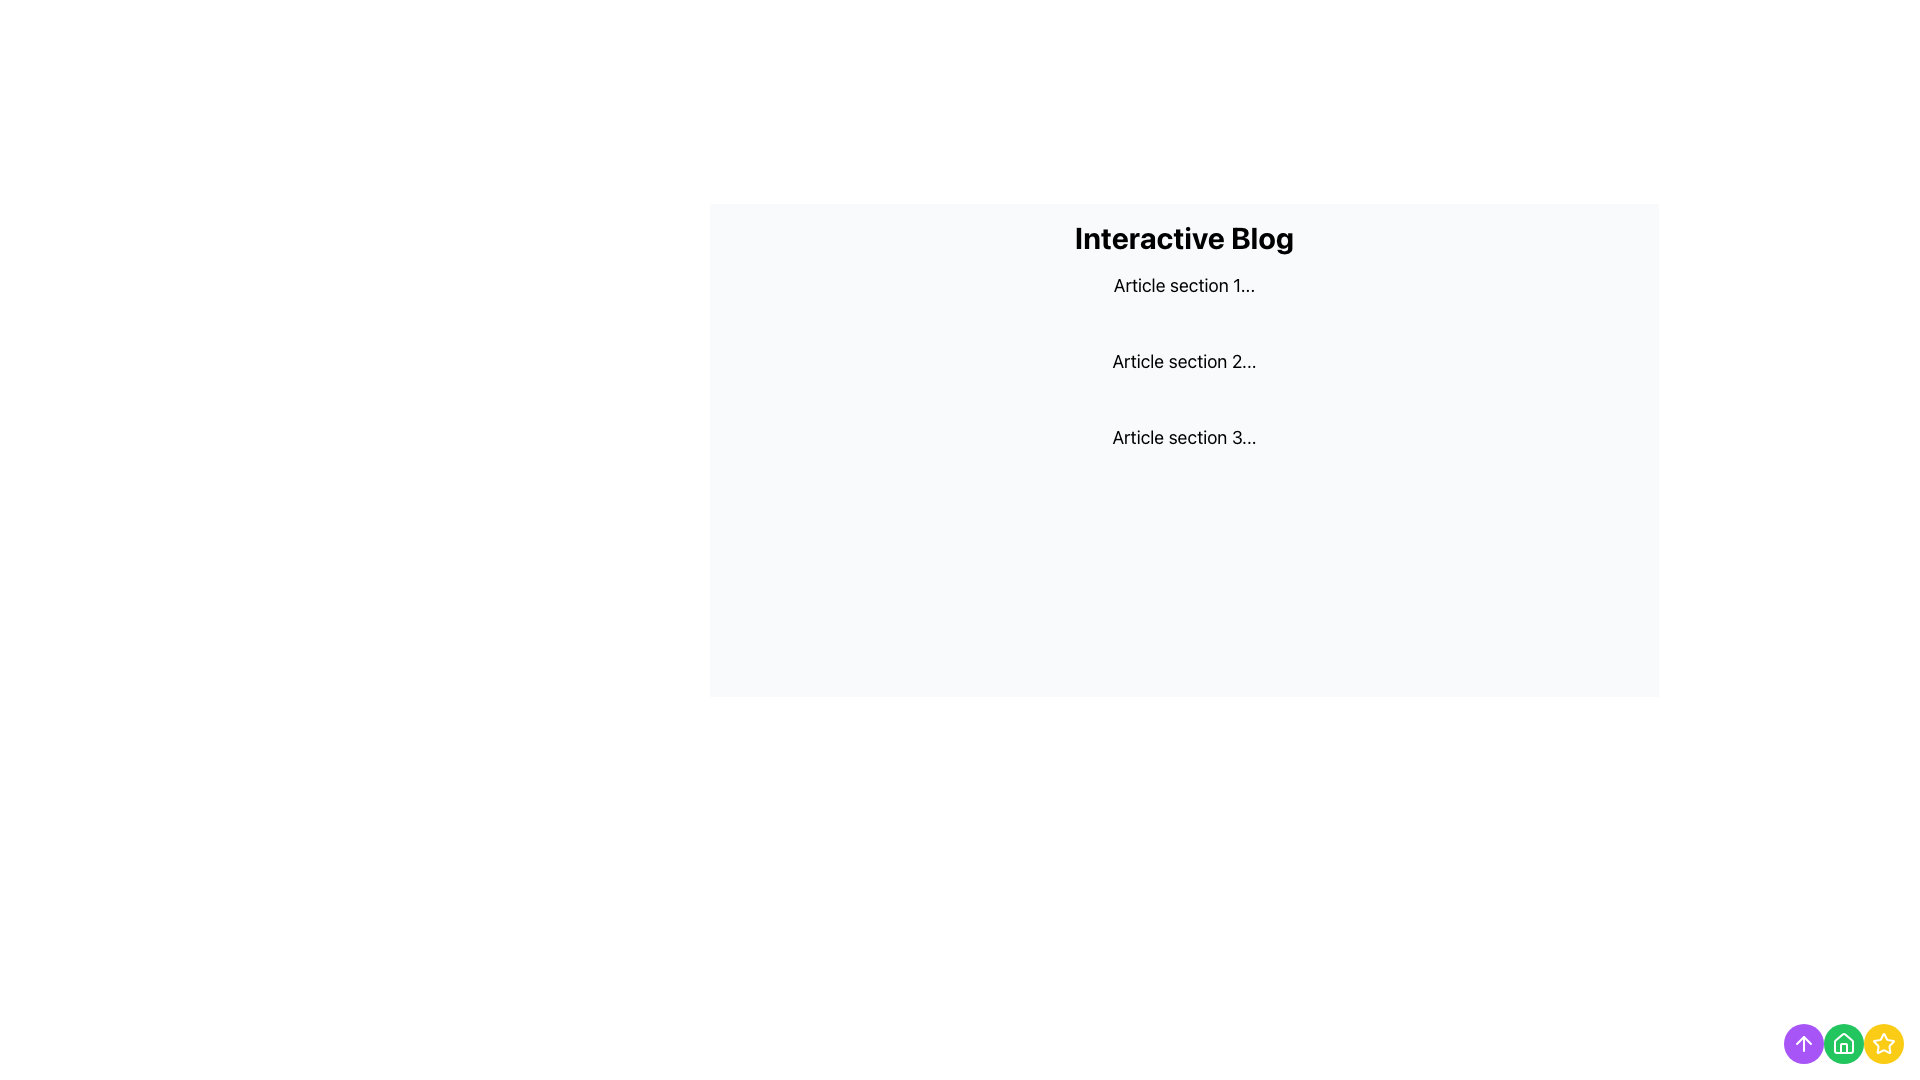  What do you see at coordinates (1842, 1041) in the screenshot?
I see `the house icon located at the bottom right corner of the interface to redirect users to the main page or dashboard` at bounding box center [1842, 1041].